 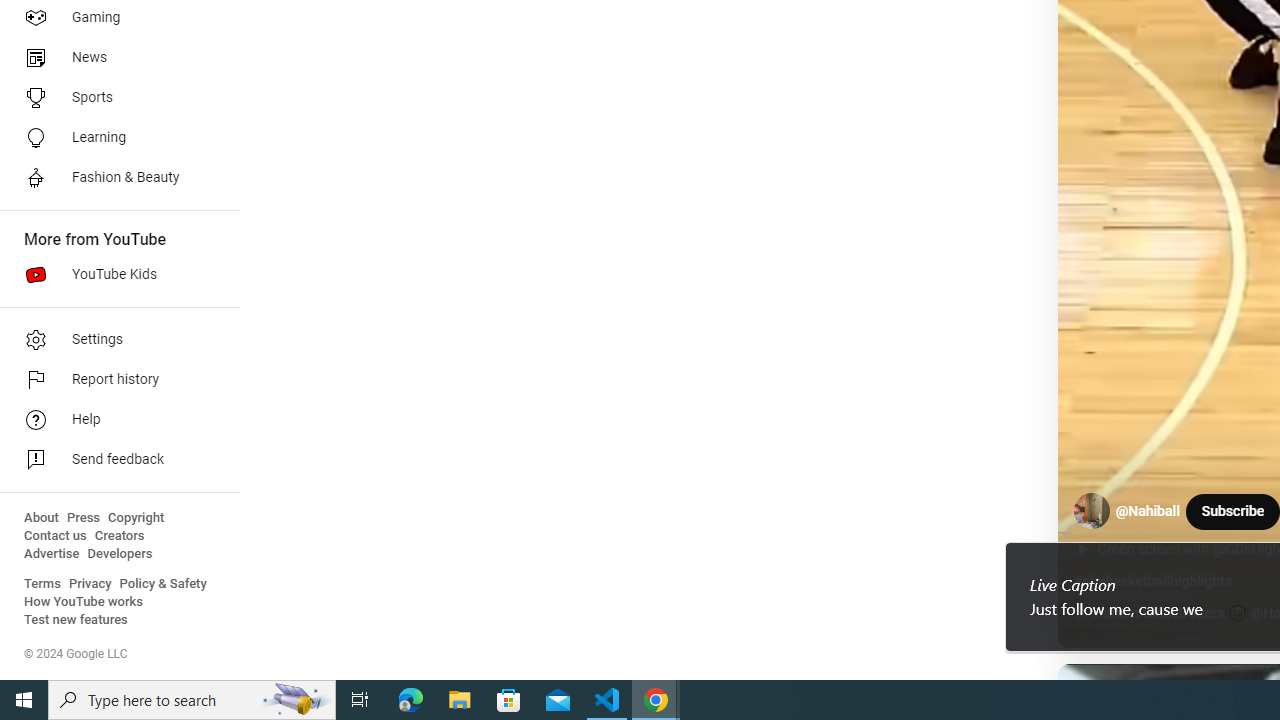 What do you see at coordinates (82, 601) in the screenshot?
I see `'How YouTube works'` at bounding box center [82, 601].